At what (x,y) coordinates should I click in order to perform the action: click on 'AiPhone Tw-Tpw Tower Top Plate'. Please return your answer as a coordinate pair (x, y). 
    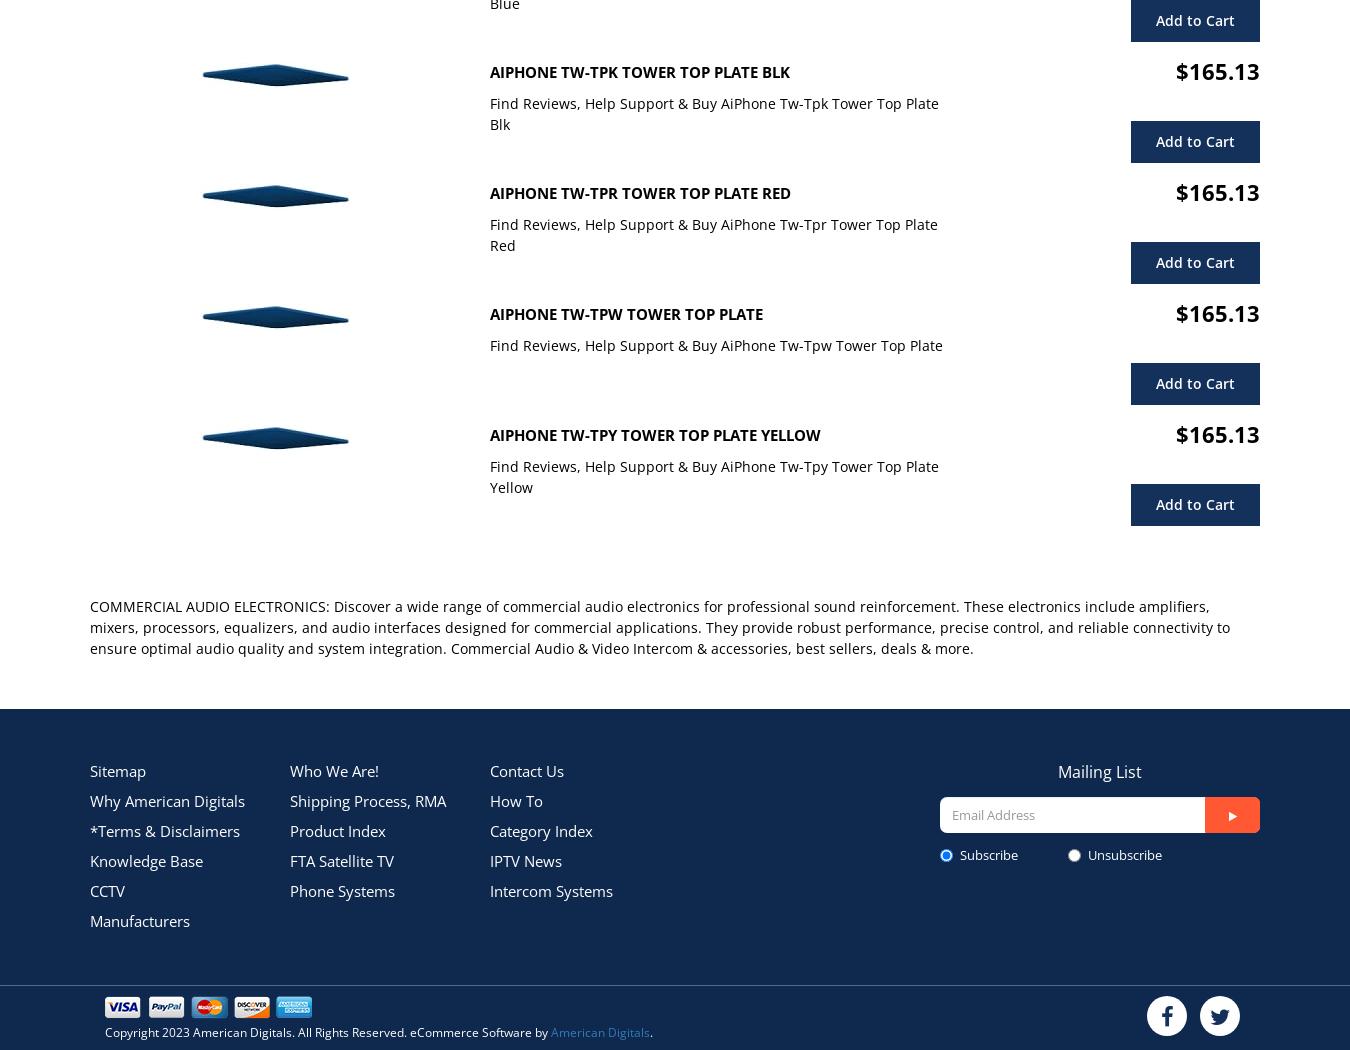
    Looking at the image, I should click on (626, 313).